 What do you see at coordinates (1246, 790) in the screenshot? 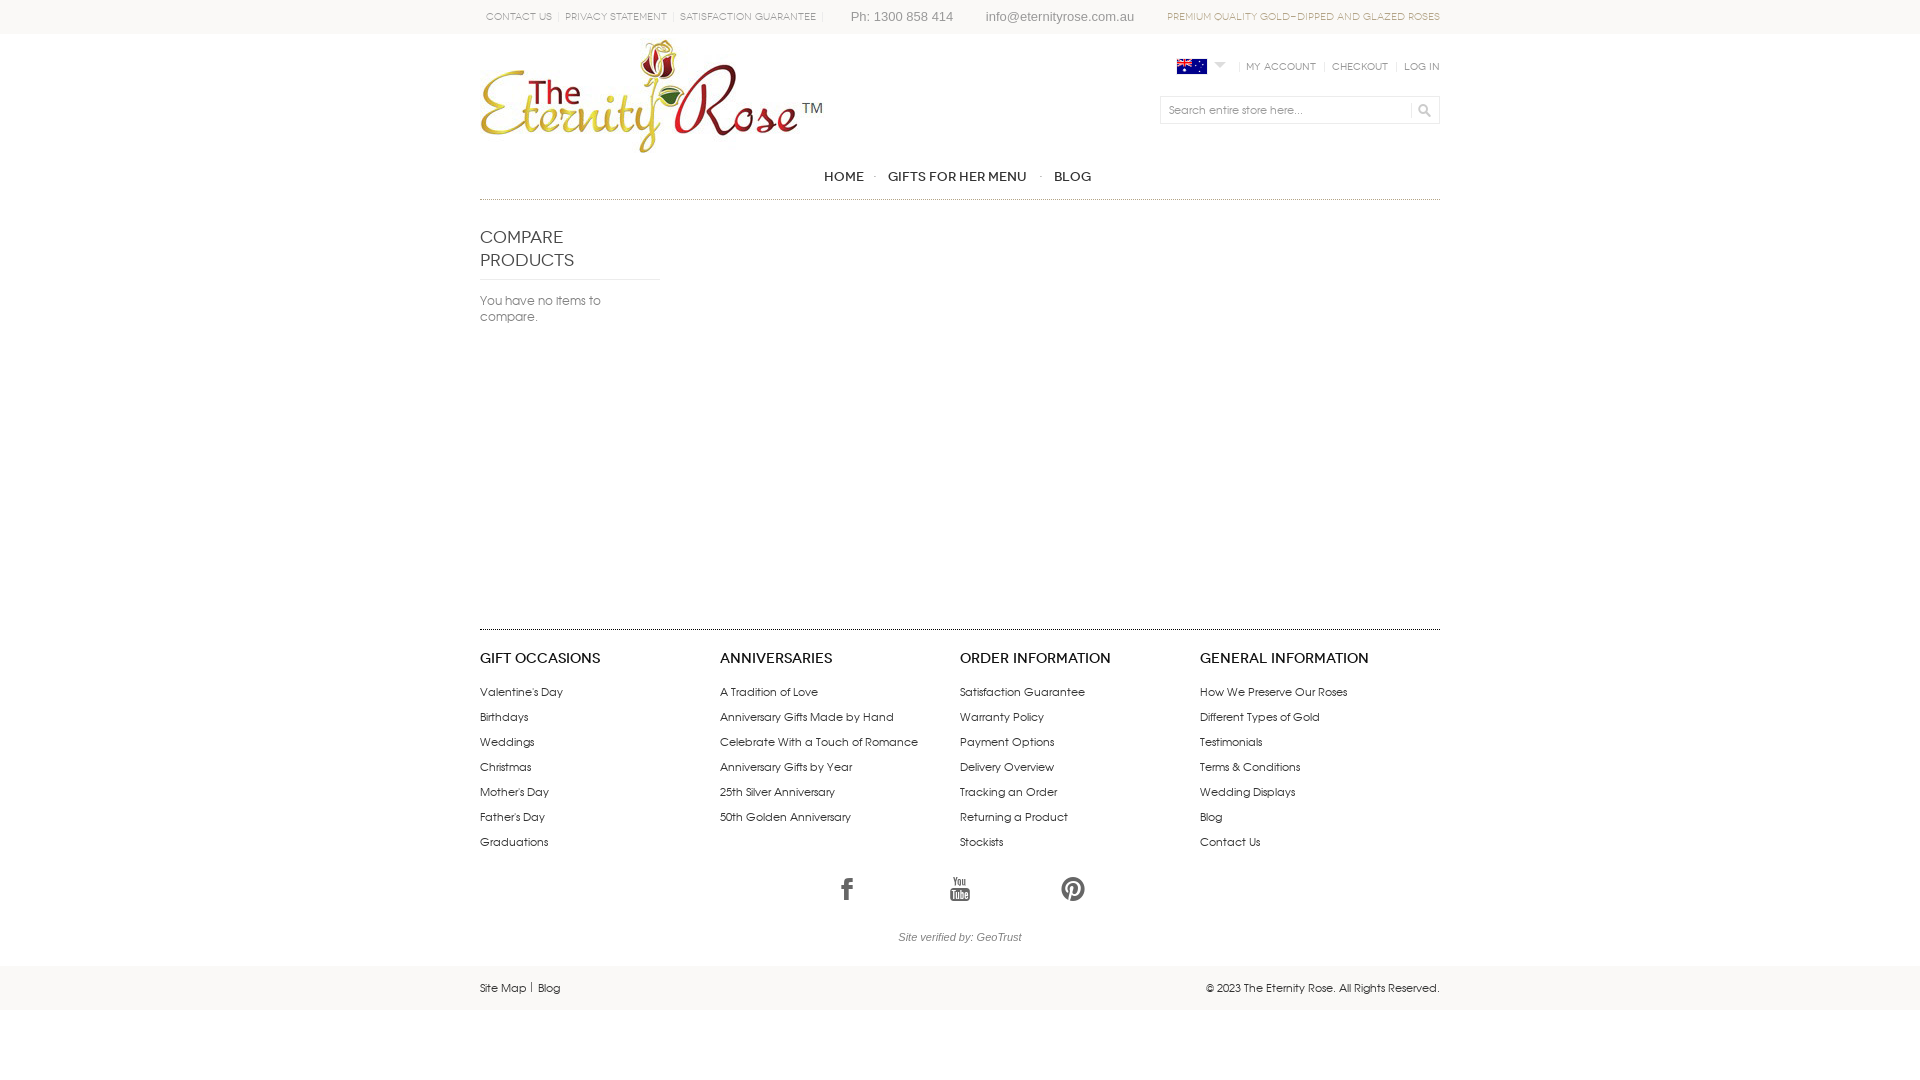
I see `'Wedding Displays'` at bounding box center [1246, 790].